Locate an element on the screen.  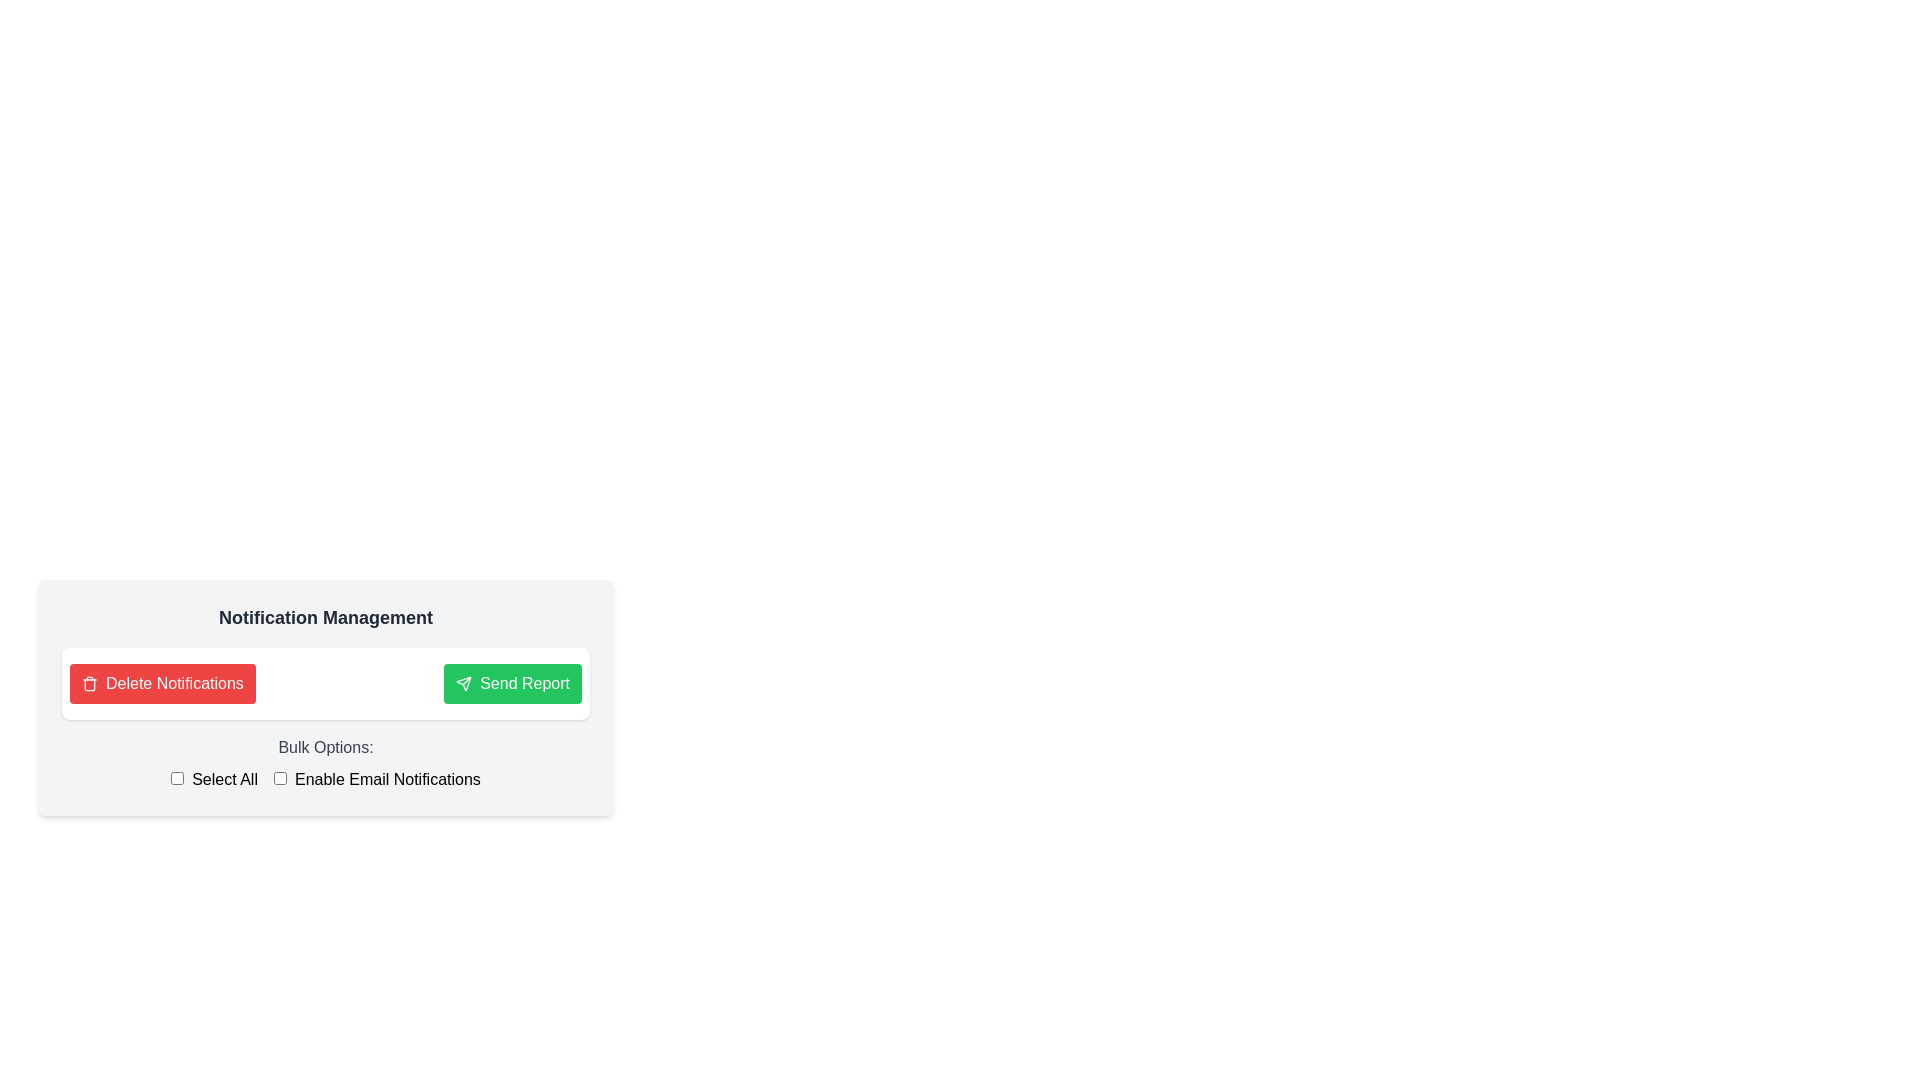
the 'Delete Notifications' text label, which is part of a red button with white text is located at coordinates (174, 682).